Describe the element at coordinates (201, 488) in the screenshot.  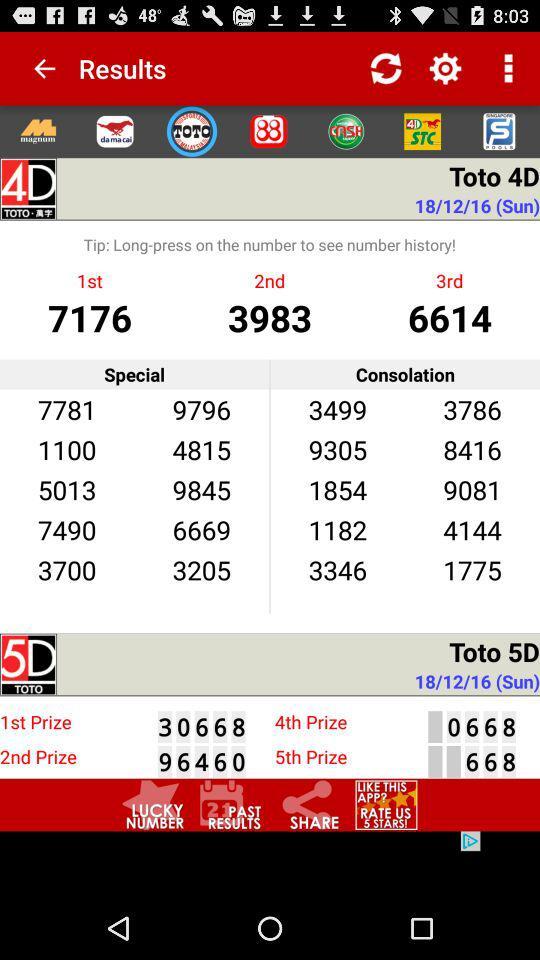
I see `the 9845 icon` at that location.